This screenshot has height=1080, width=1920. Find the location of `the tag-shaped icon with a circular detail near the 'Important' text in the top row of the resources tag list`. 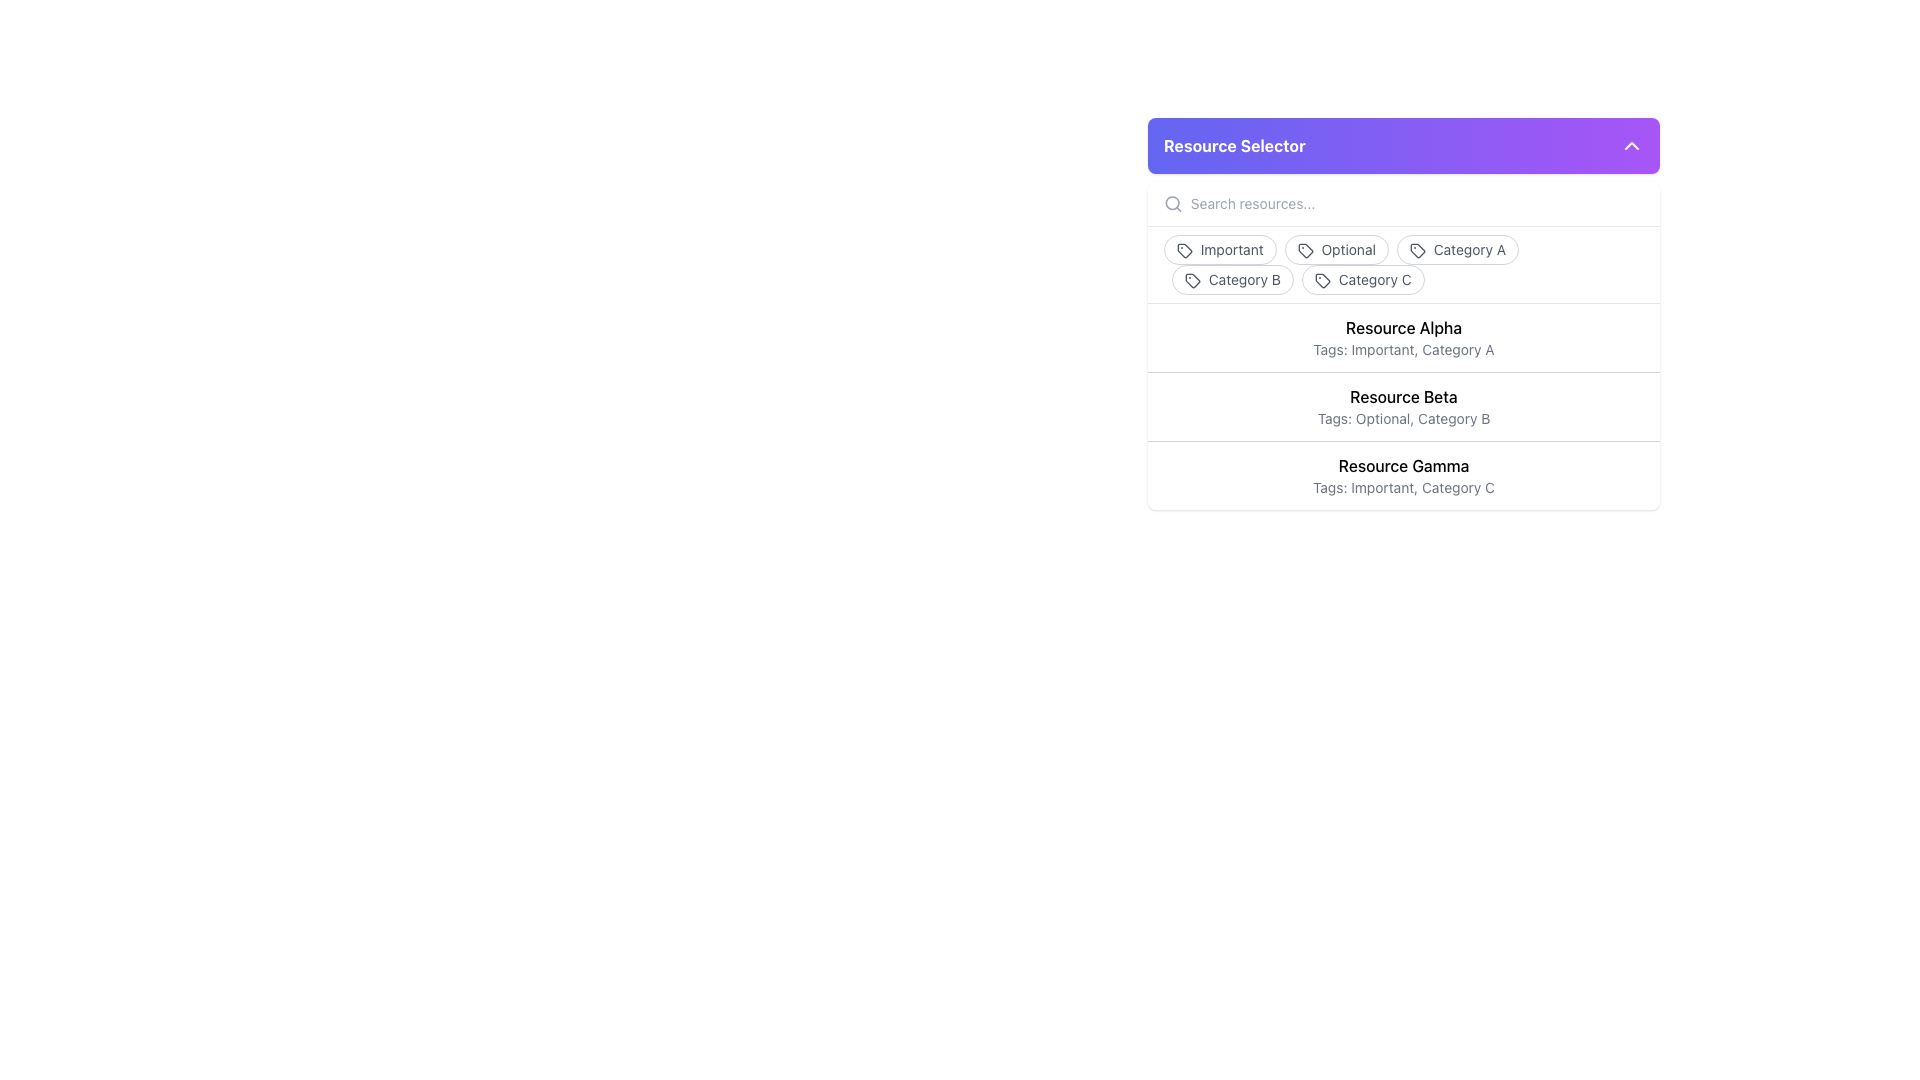

the tag-shaped icon with a circular detail near the 'Important' text in the top row of the resources tag list is located at coordinates (1185, 249).